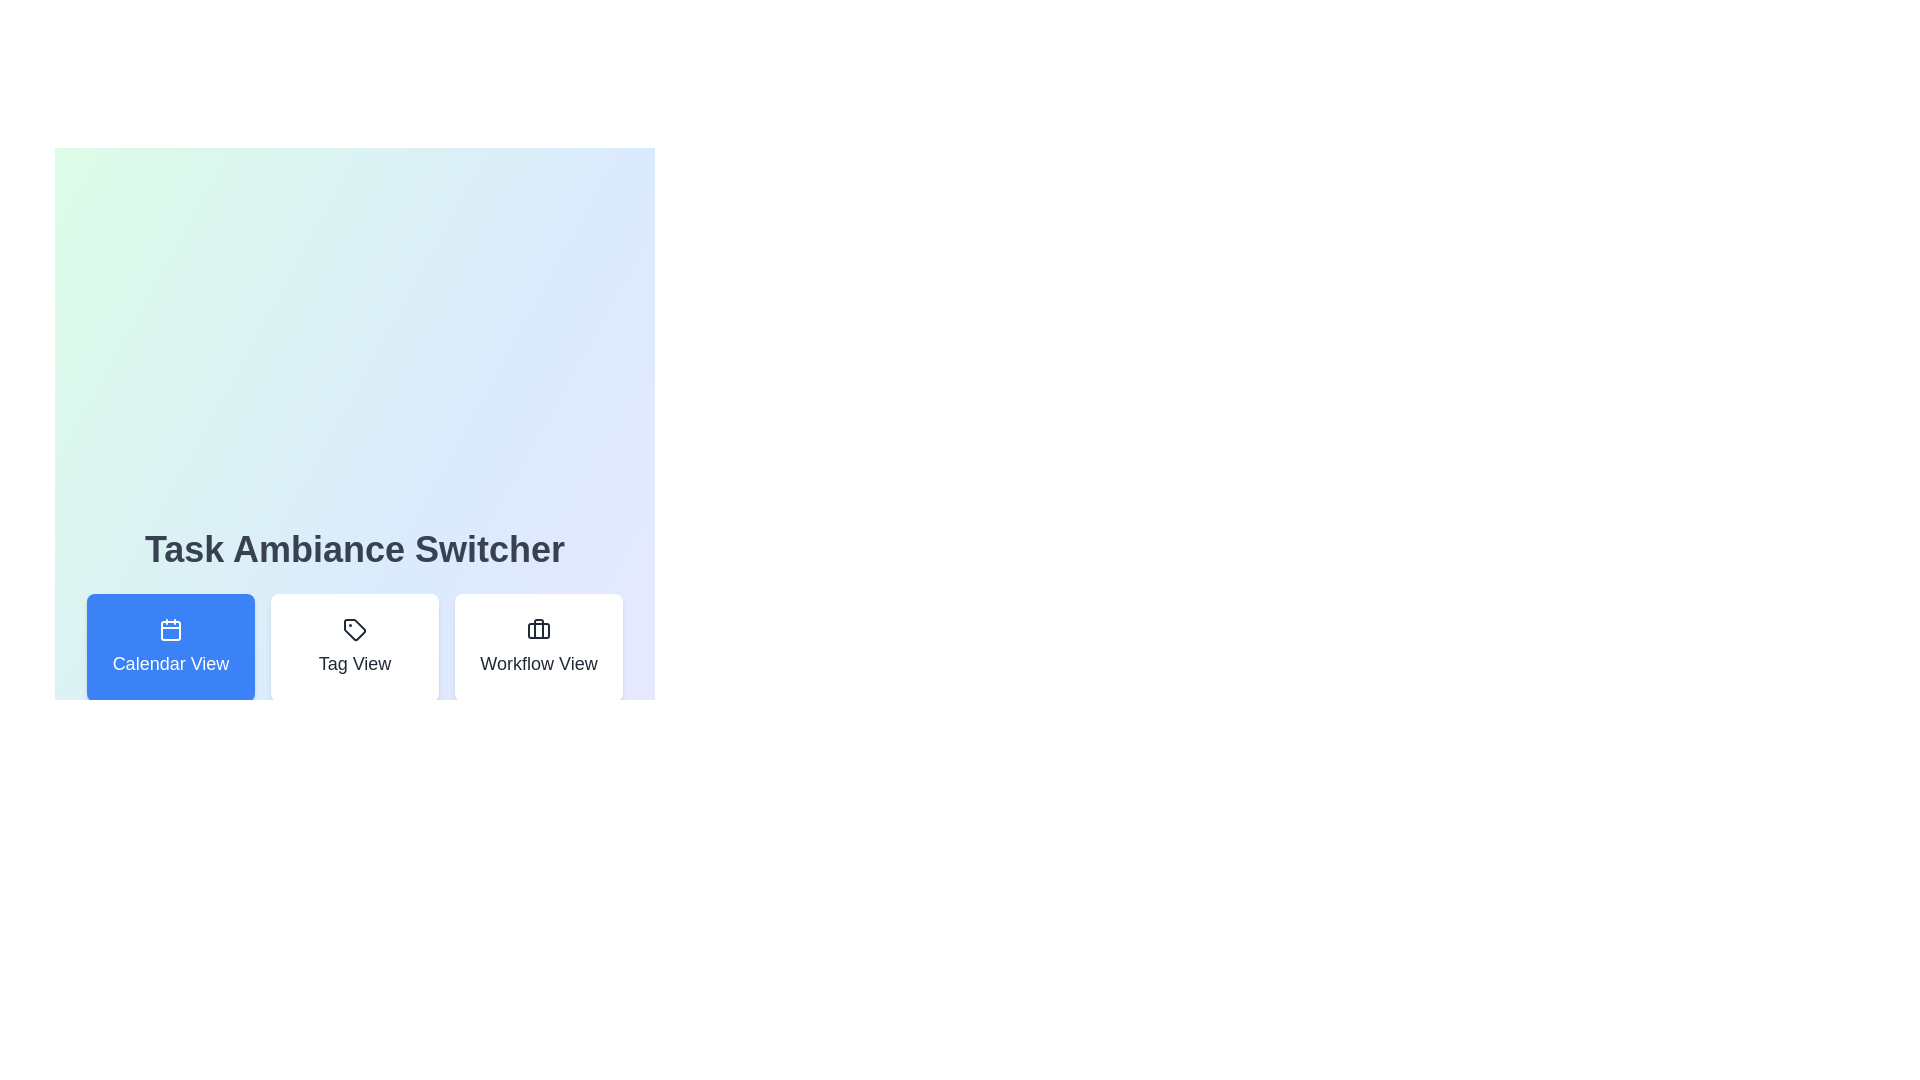 This screenshot has width=1920, height=1080. Describe the element at coordinates (538, 648) in the screenshot. I see `the third button in the grid layout, which activates the 'Workflow View' within the application` at that location.